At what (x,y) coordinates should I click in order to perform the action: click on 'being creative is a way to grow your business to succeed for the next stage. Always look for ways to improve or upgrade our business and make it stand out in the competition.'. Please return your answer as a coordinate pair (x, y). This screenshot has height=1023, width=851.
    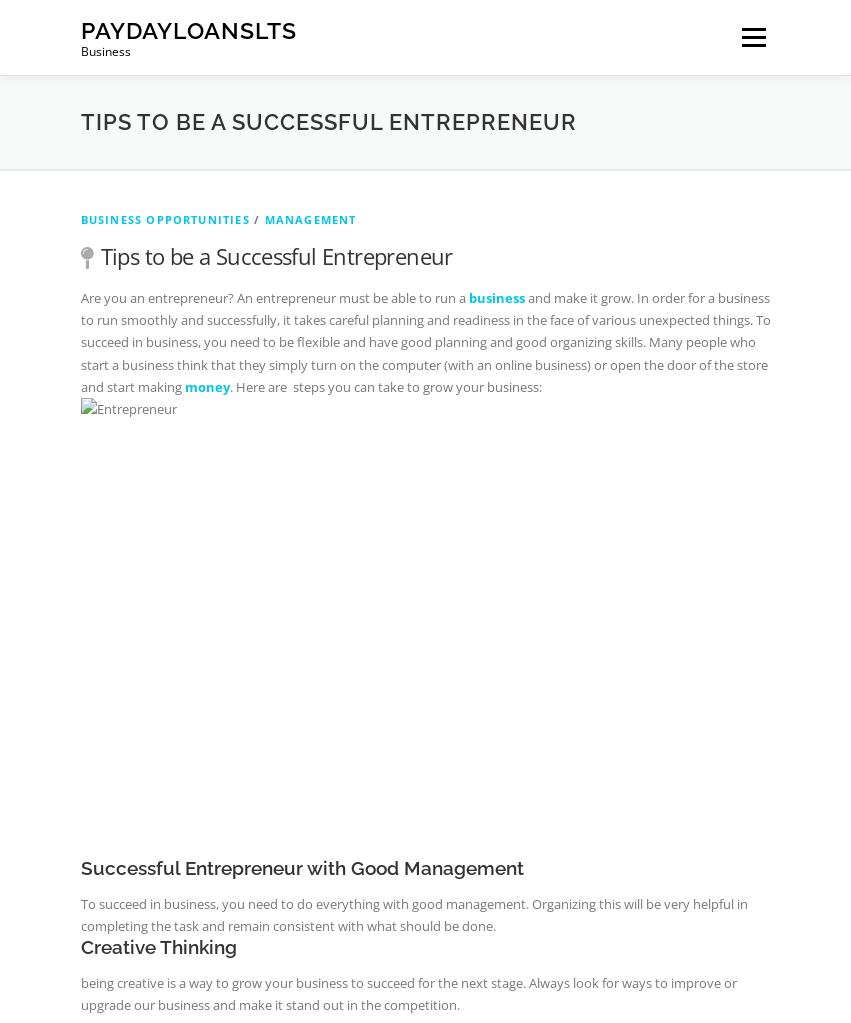
    Looking at the image, I should click on (406, 993).